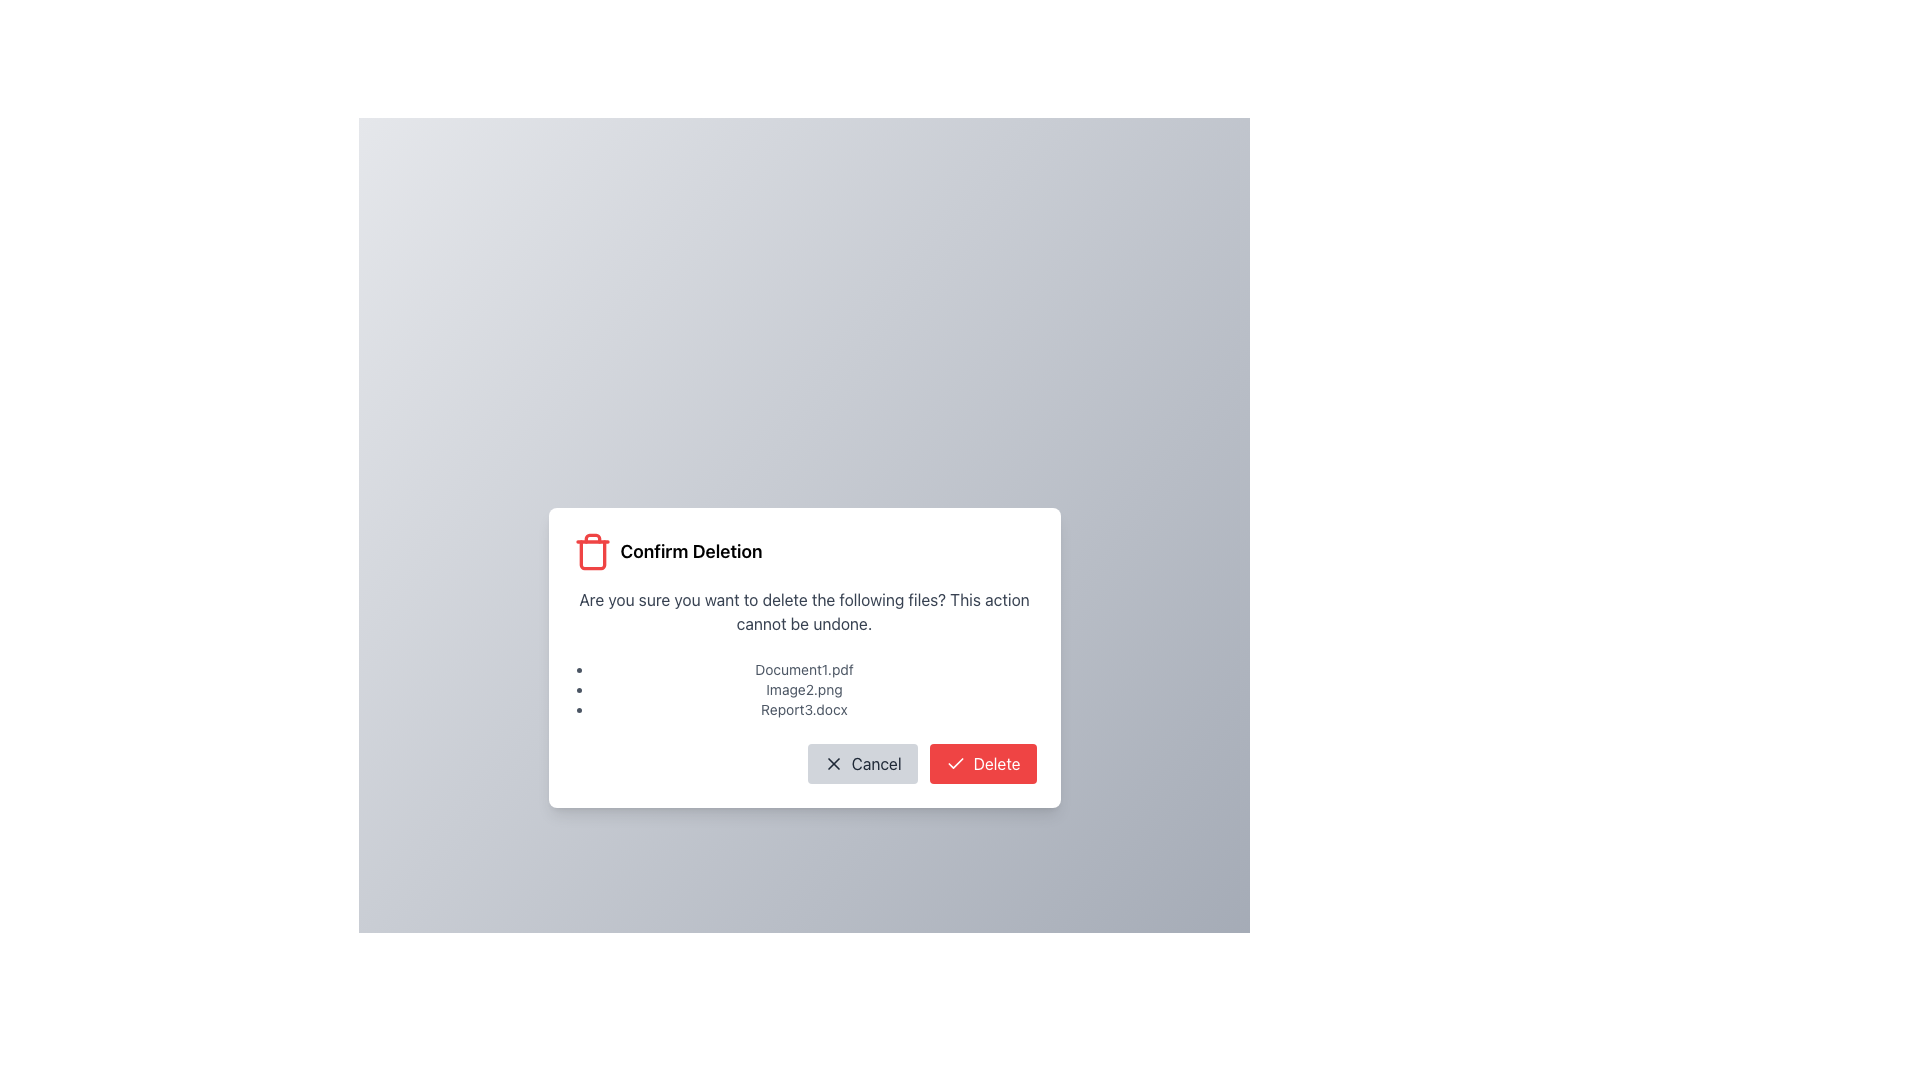  I want to click on the text label that displays the name of the file in the deletion confirmation dialog, so click(804, 670).